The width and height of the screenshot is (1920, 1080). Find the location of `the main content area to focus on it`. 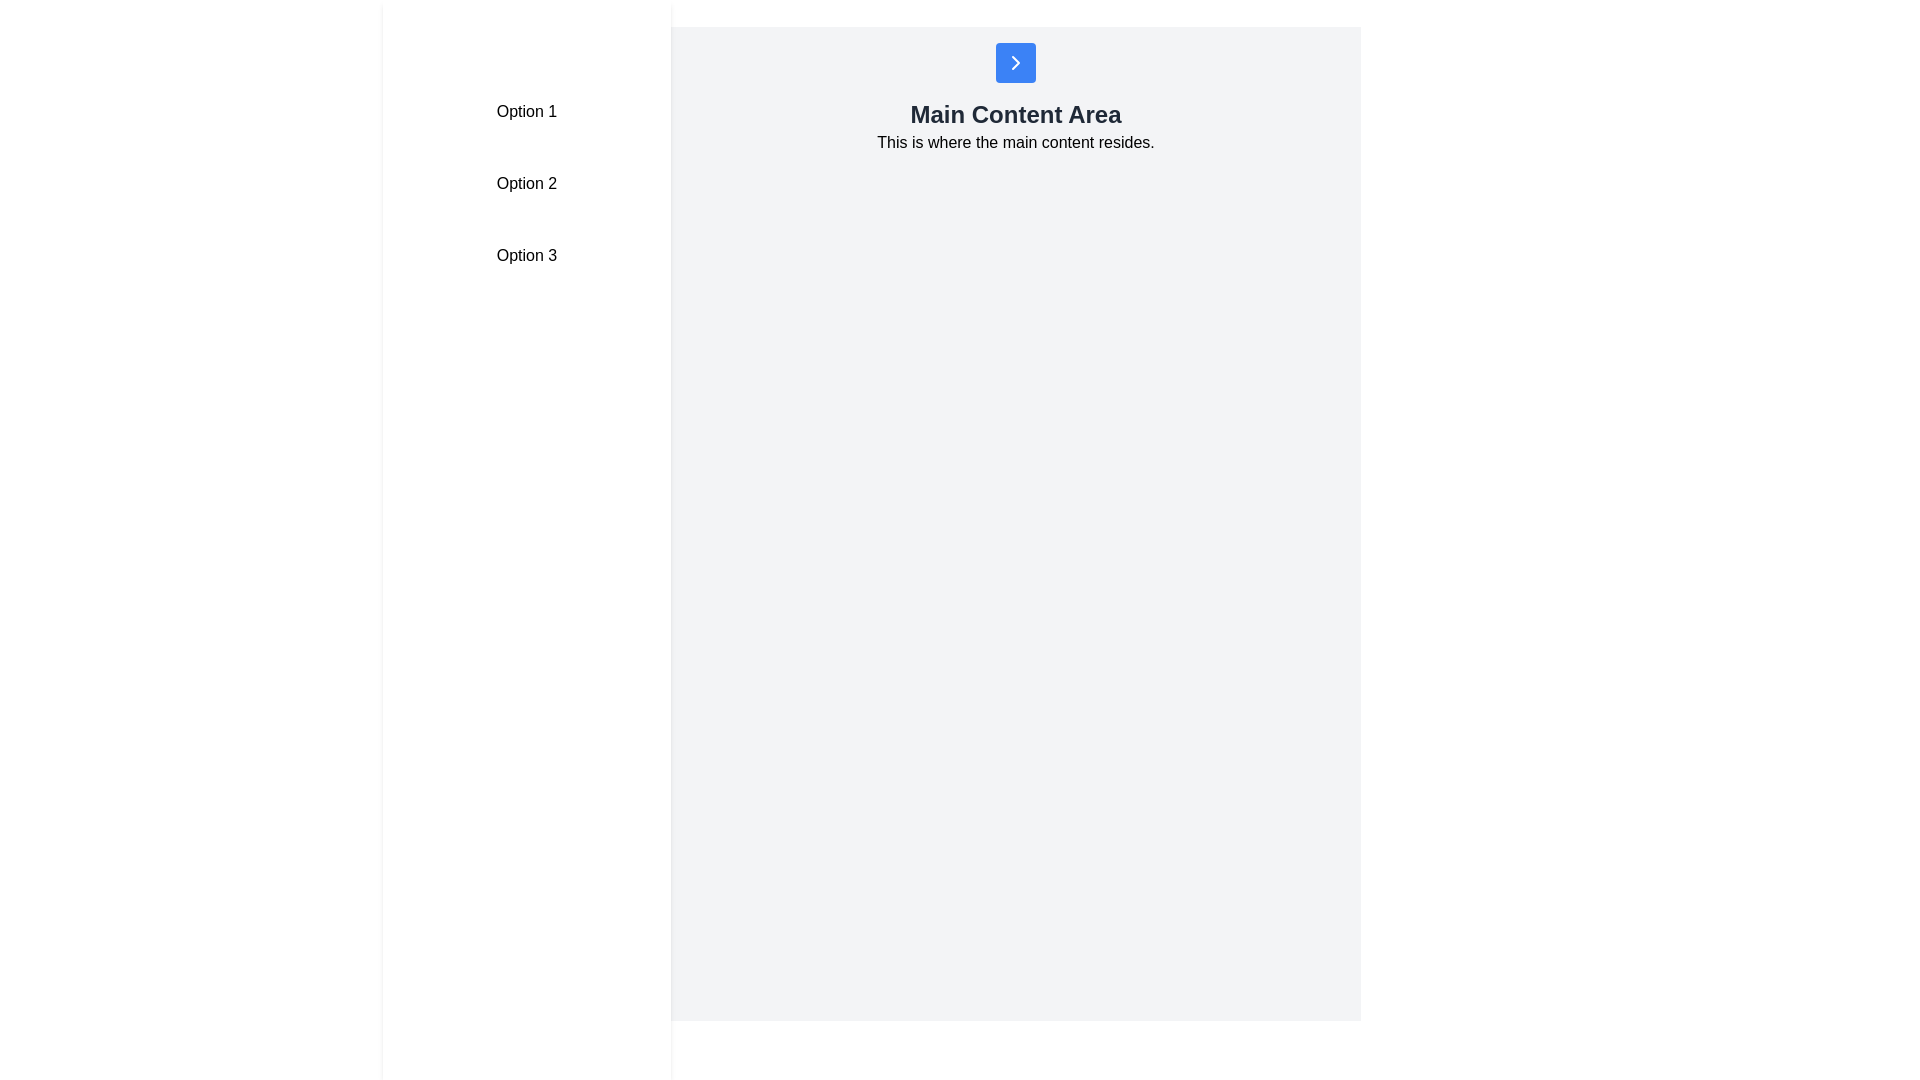

the main content area to focus on it is located at coordinates (1016, 567).